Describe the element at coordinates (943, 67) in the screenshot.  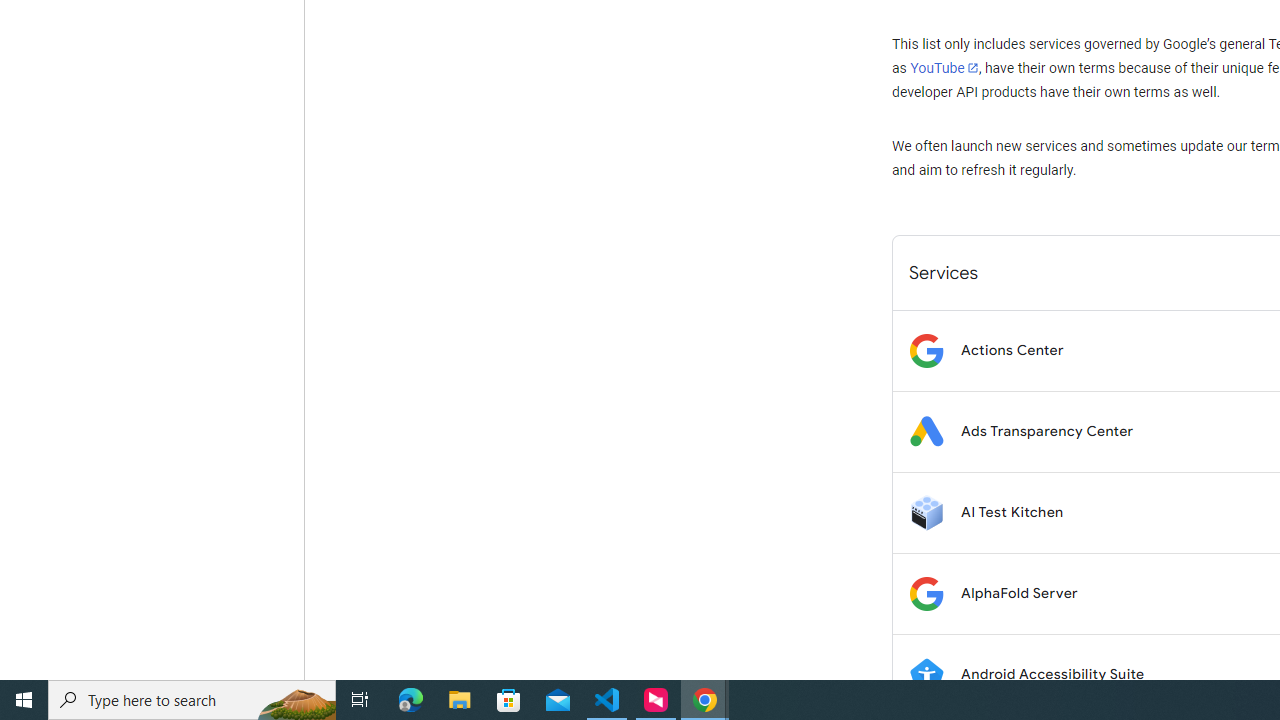
I see `'YouTube'` at that location.